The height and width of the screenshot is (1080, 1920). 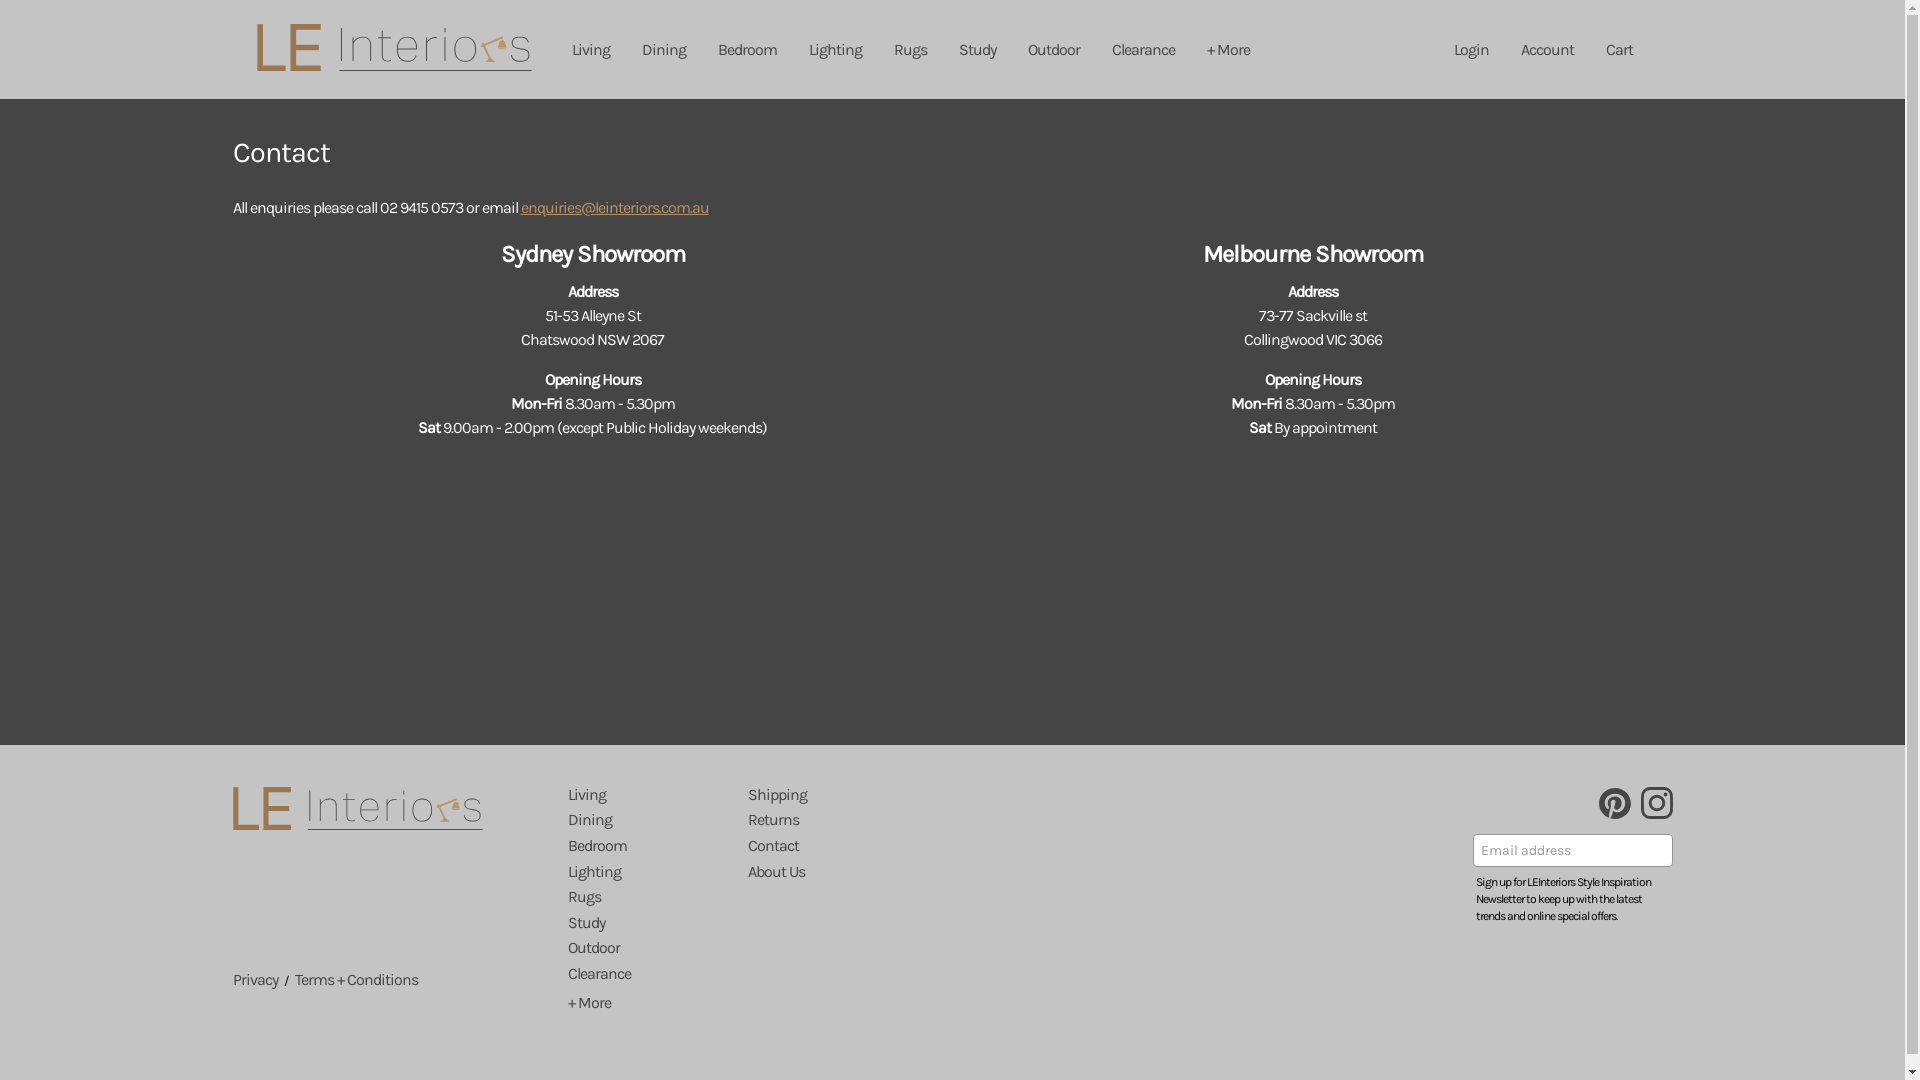 What do you see at coordinates (583, 895) in the screenshot?
I see `'Rugs'` at bounding box center [583, 895].